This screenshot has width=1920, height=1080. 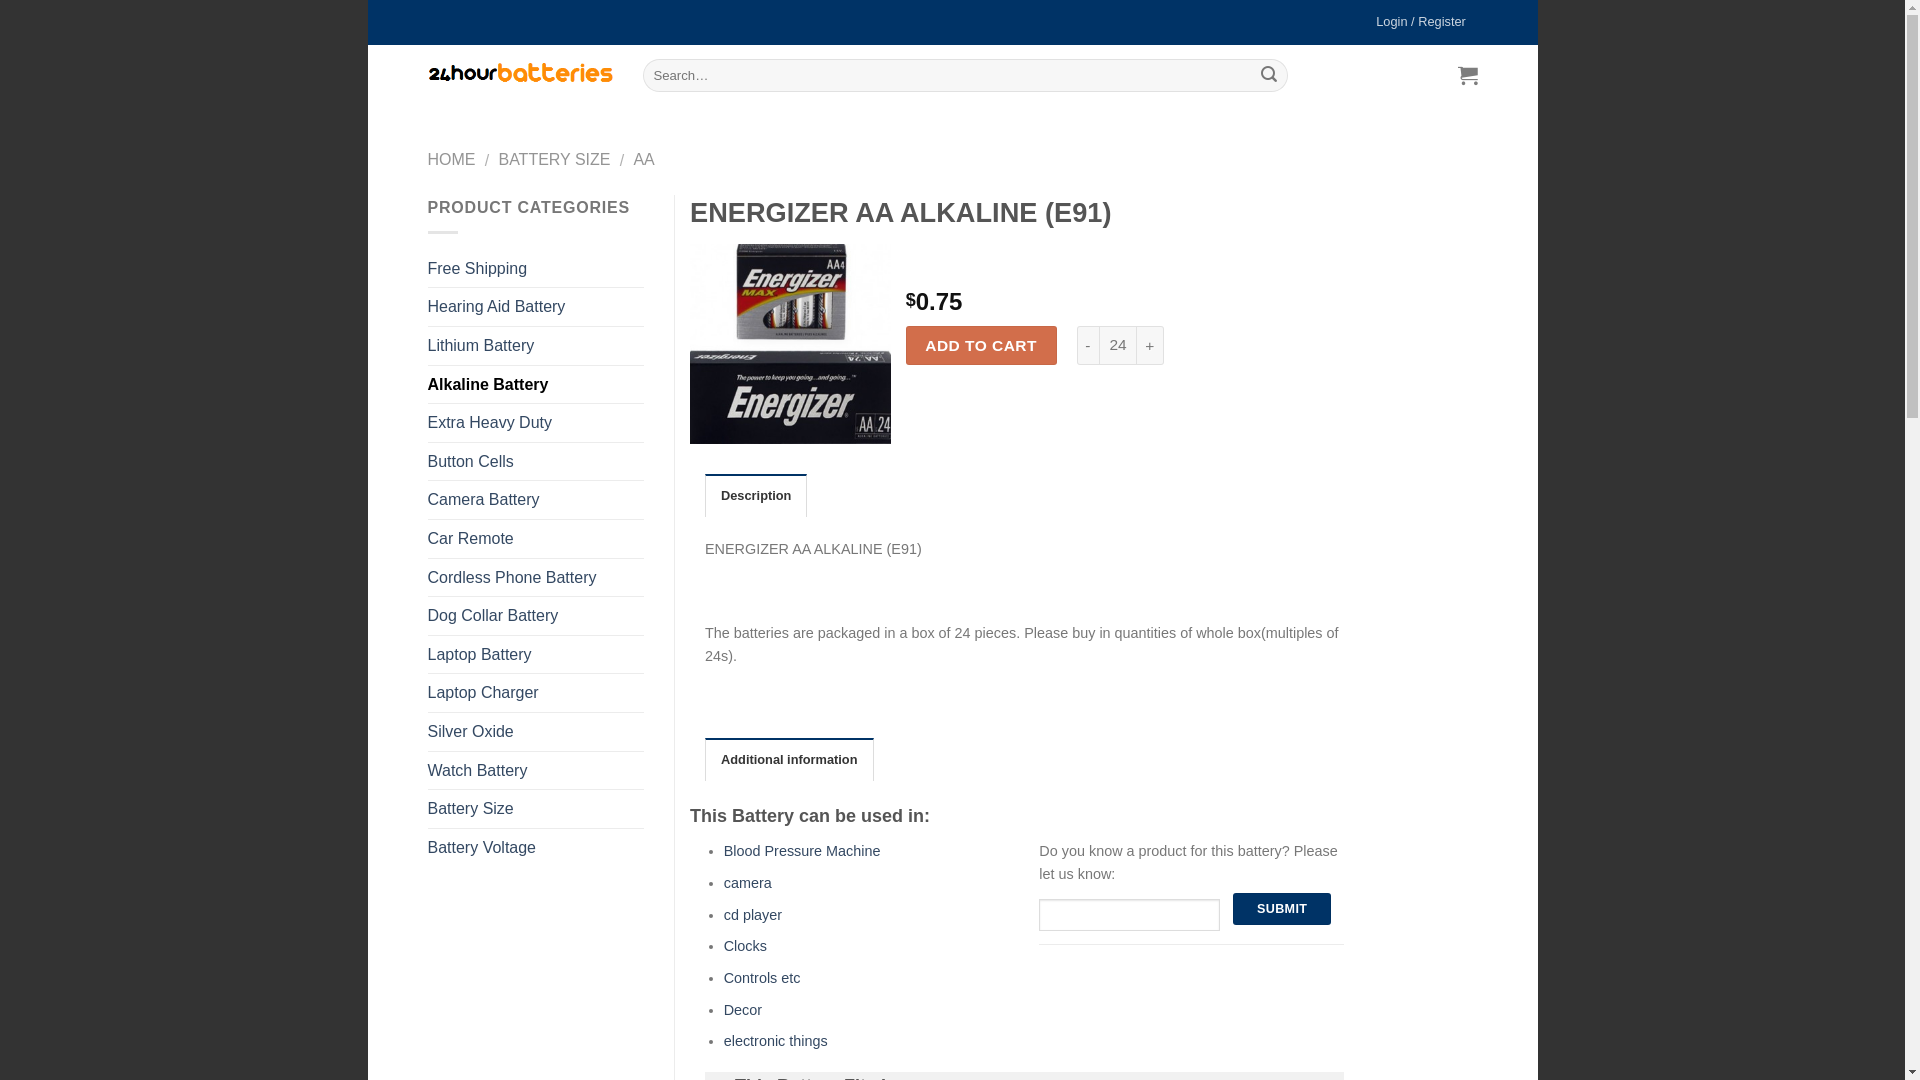 I want to click on 'Lithium Battery', so click(x=426, y=345).